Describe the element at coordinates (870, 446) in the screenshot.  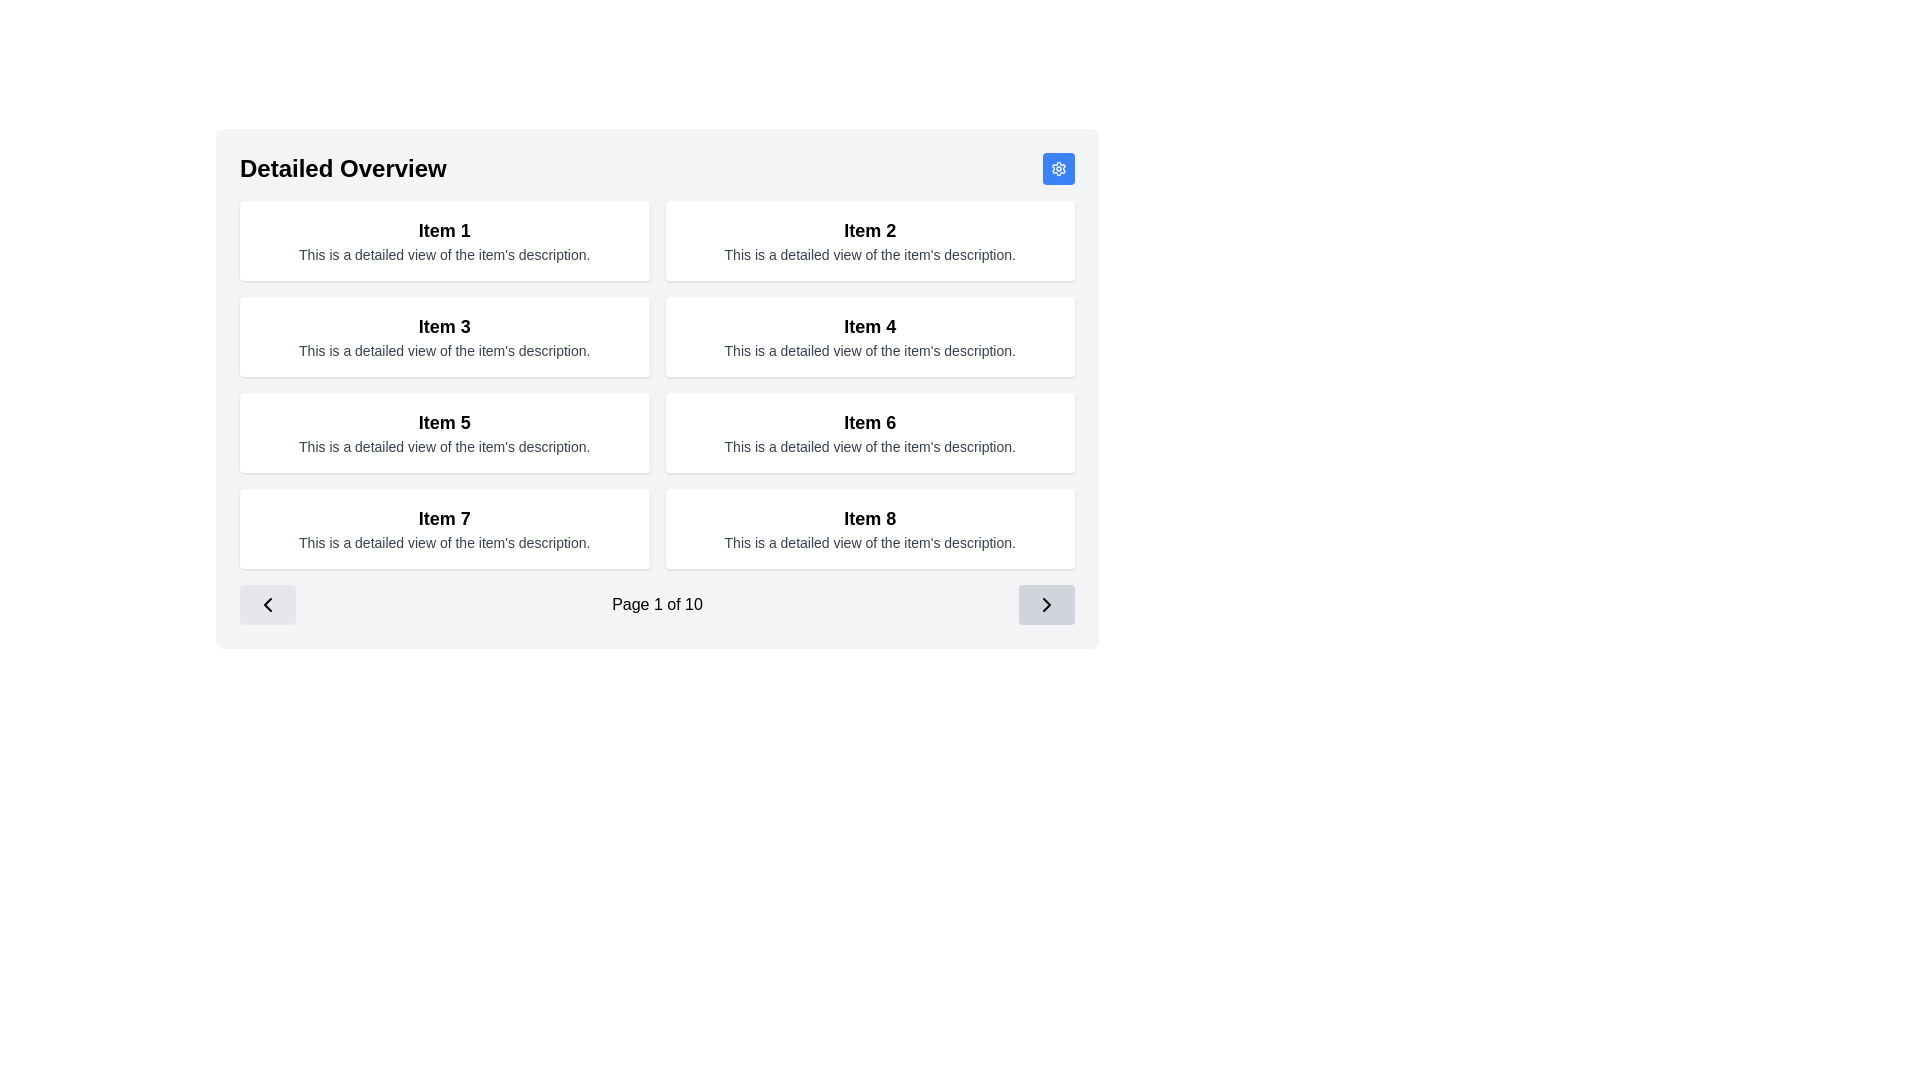
I see `the static text element that reads 'This is a detailed view of the item's description.' located beneath 'Item 6'` at that location.